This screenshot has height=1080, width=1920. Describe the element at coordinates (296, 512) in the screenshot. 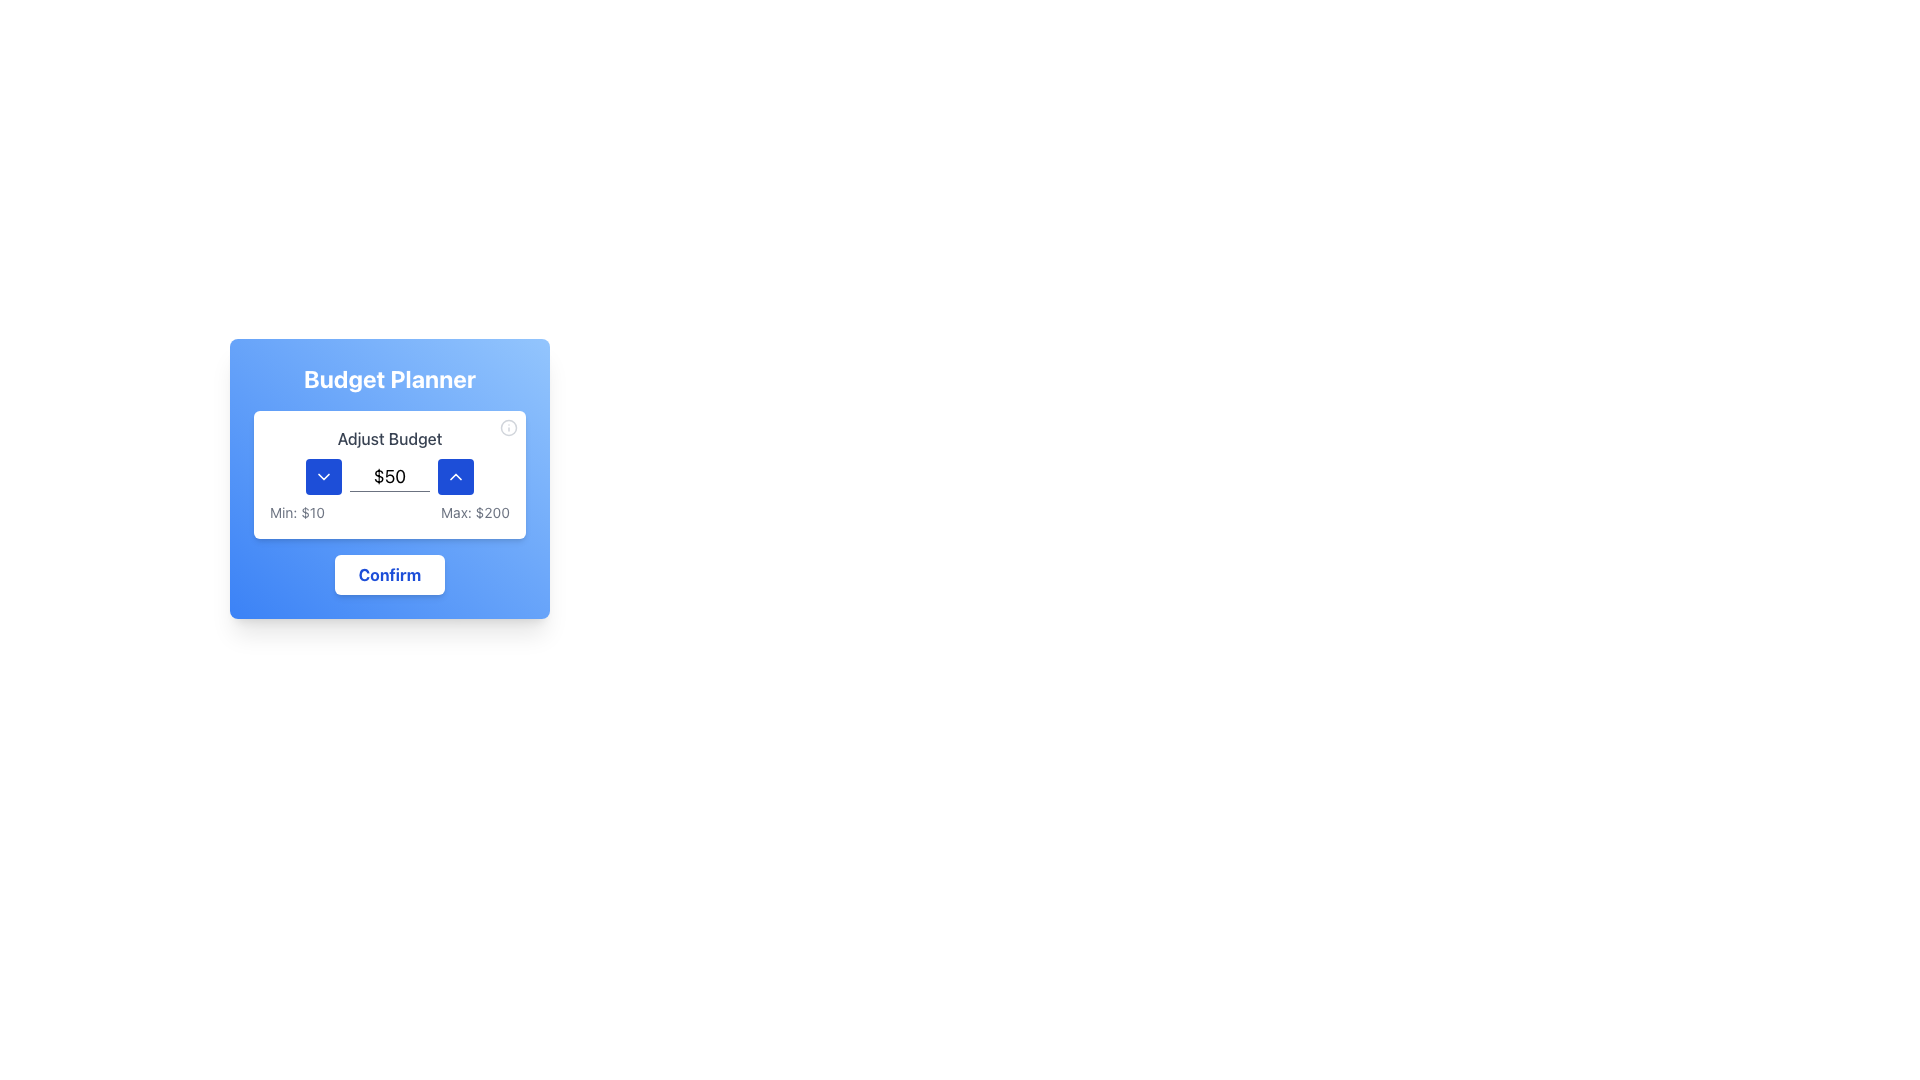

I see `the text label displaying 'Min: $10' in a small gray font, which is positioned to the left of the 'Max: $200' label in the 'Budget Planner' interface` at that location.